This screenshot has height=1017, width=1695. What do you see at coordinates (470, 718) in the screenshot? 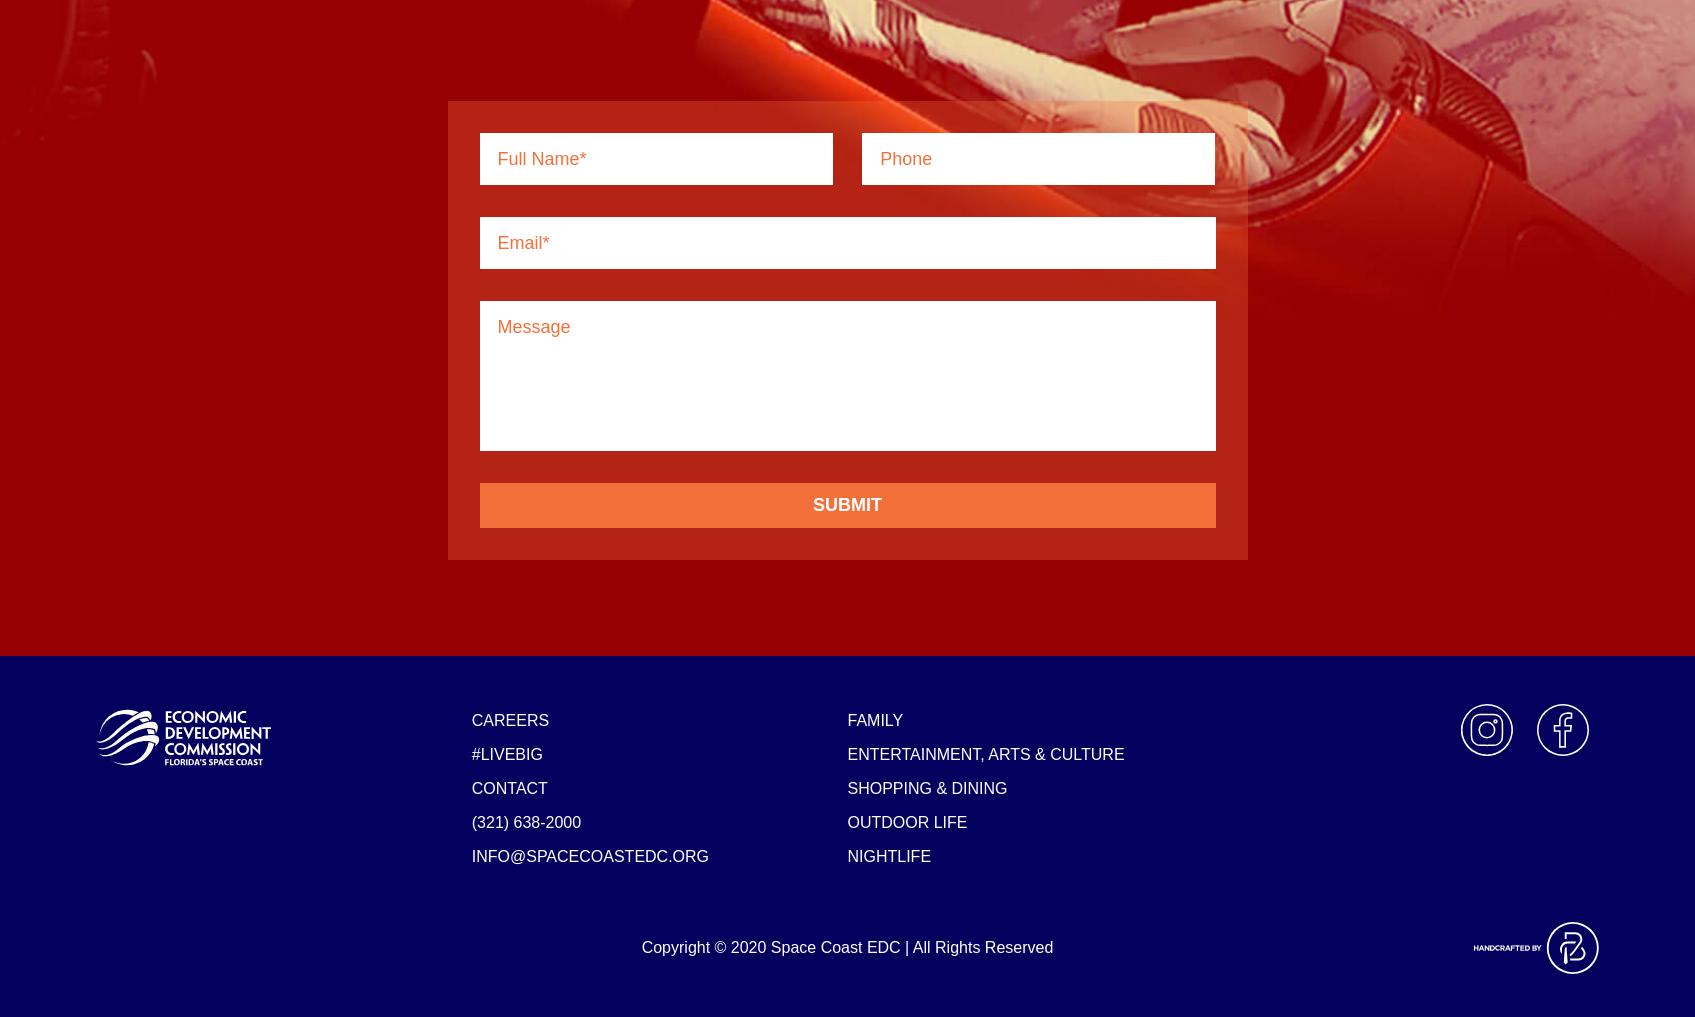
I see `'Careers'` at bounding box center [470, 718].